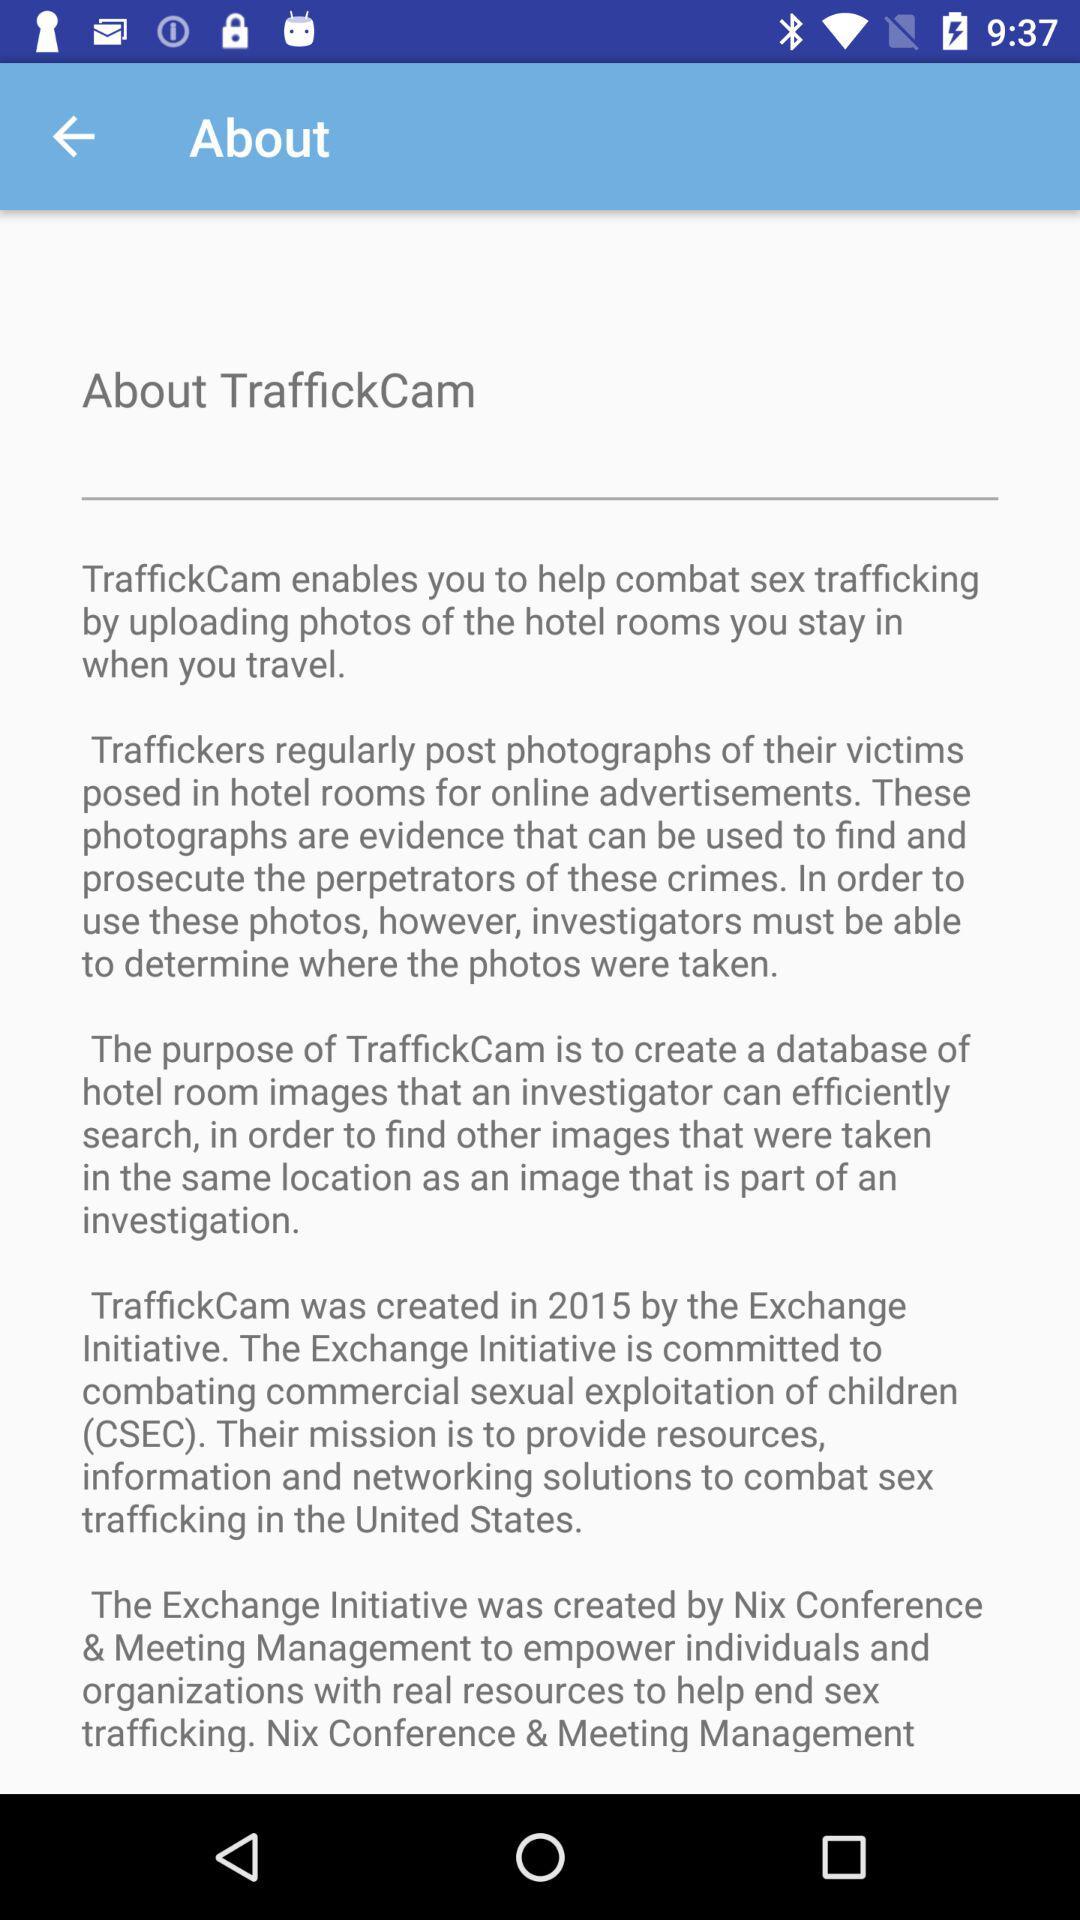 The height and width of the screenshot is (1920, 1080). What do you see at coordinates (72, 135) in the screenshot?
I see `the icon to the left of about app` at bounding box center [72, 135].